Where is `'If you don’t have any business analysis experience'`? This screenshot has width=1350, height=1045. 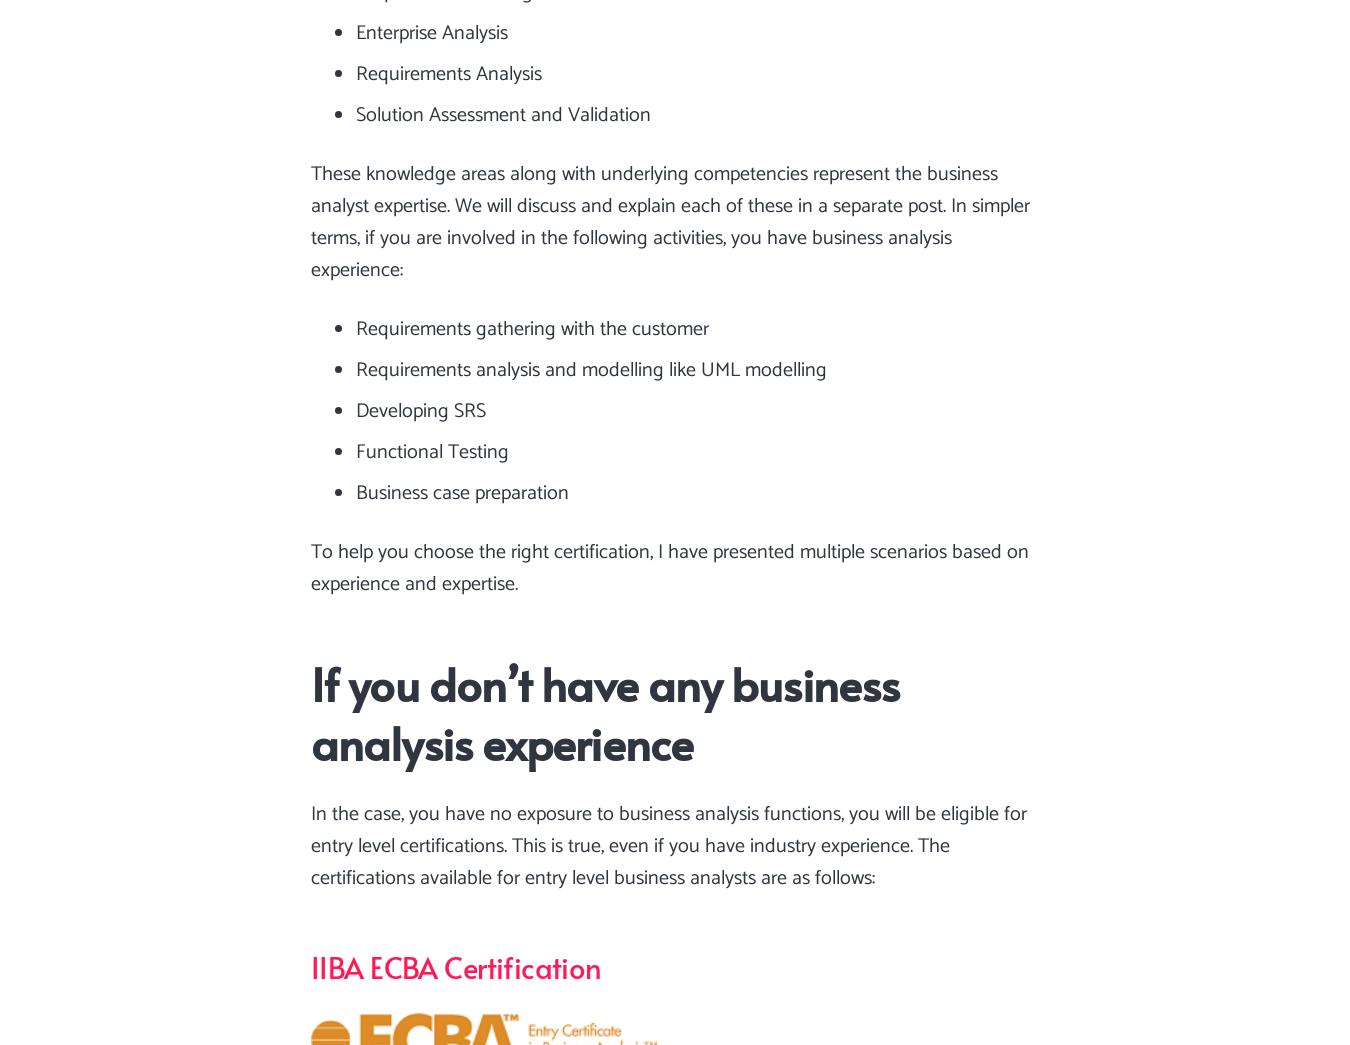 'If you don’t have any business analysis experience' is located at coordinates (604, 711).